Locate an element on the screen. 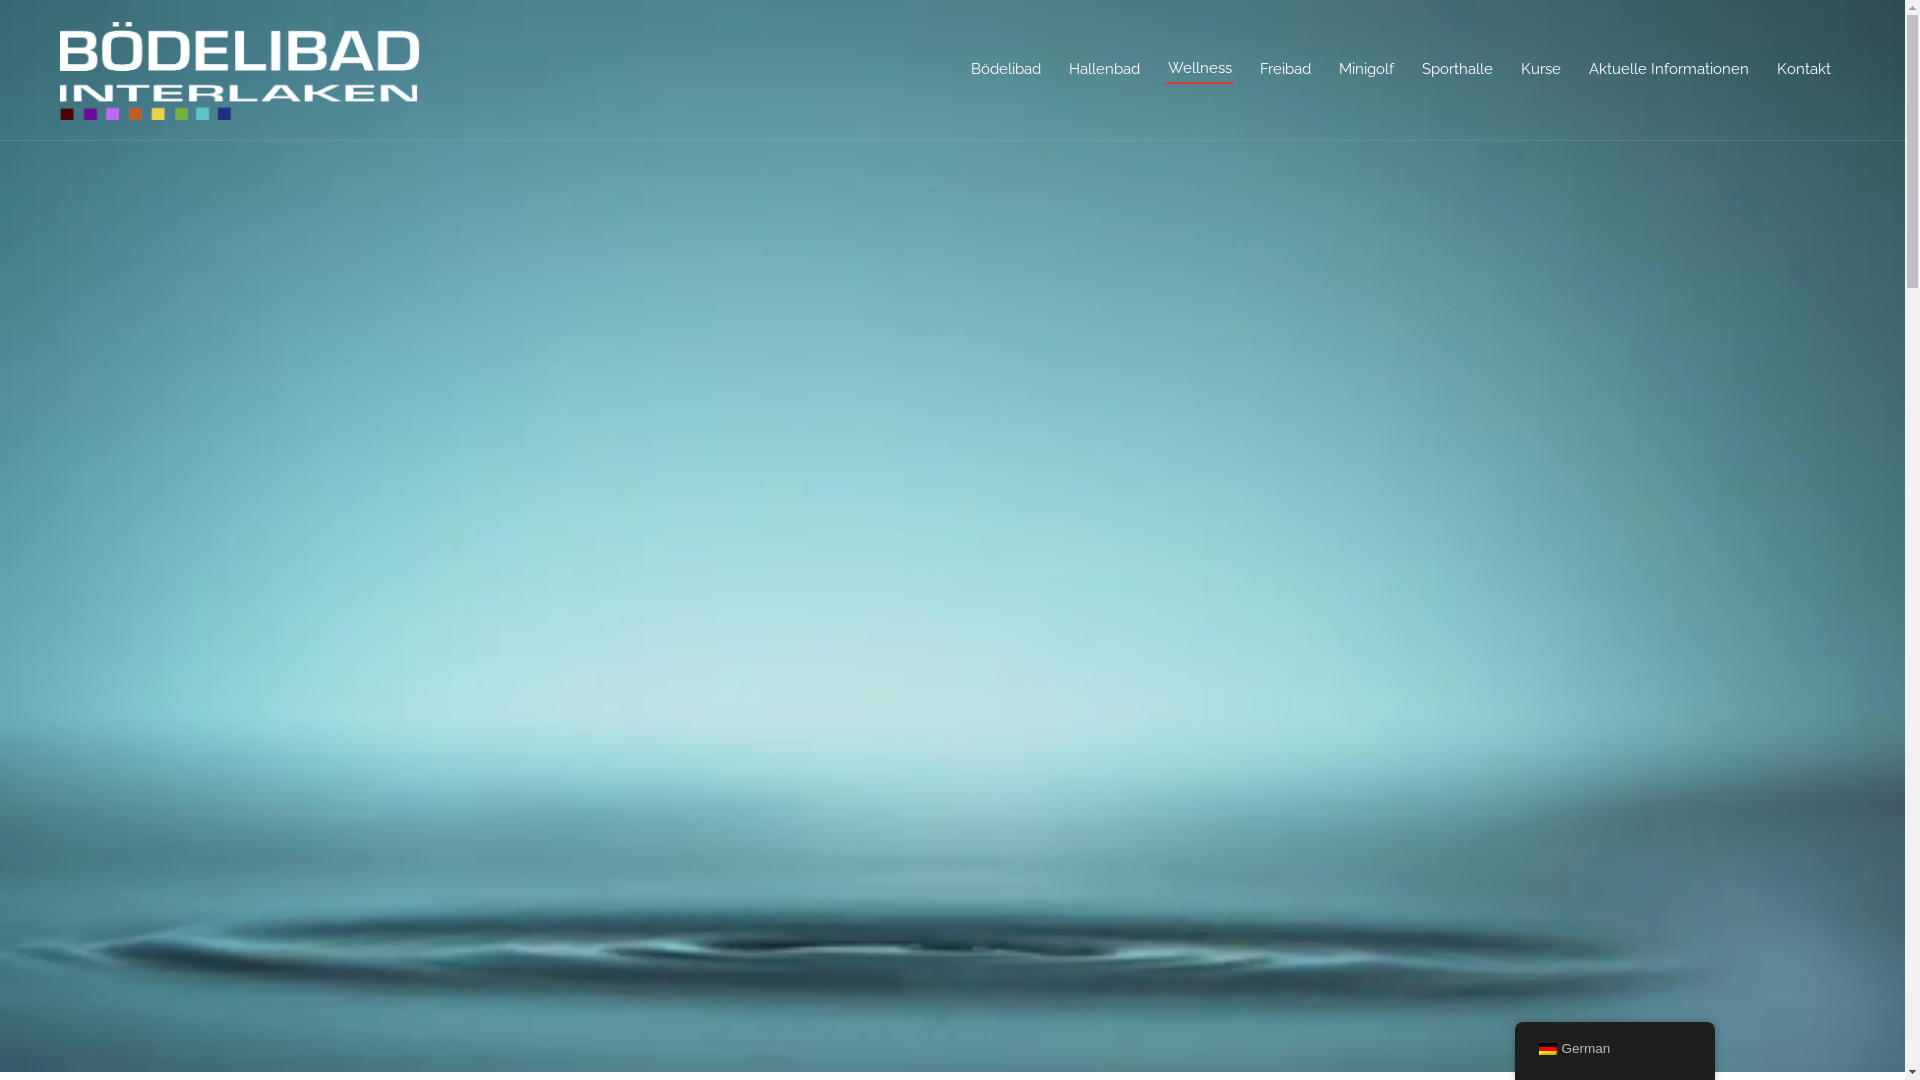 The image size is (1920, 1080). 'Kurse' is located at coordinates (1539, 68).